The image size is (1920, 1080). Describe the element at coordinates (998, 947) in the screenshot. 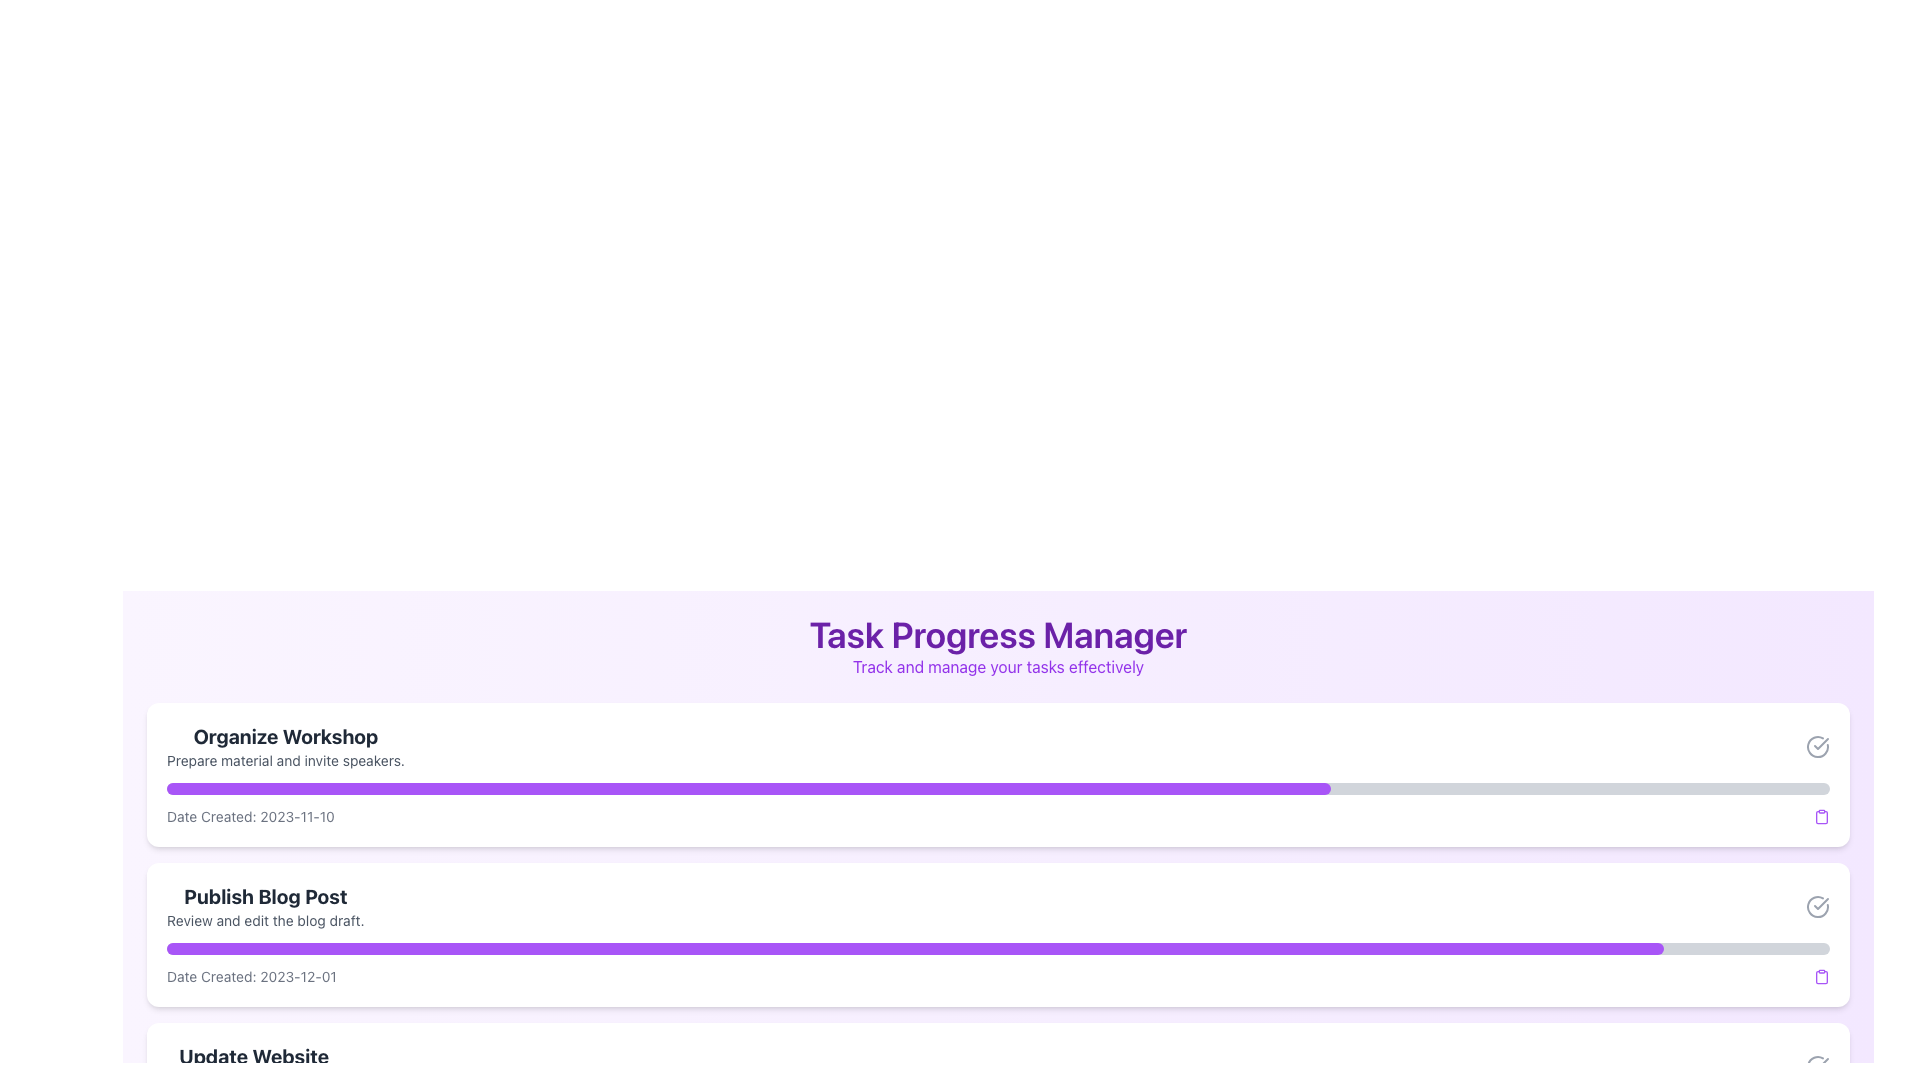

I see `the progress bar located within the 'Publish Blog Post' card, which is styled with a light gray background and a filled purple segment, situated between 'Review and edit the blog draft.' and 'Date Created: 2023-12-01'` at that location.